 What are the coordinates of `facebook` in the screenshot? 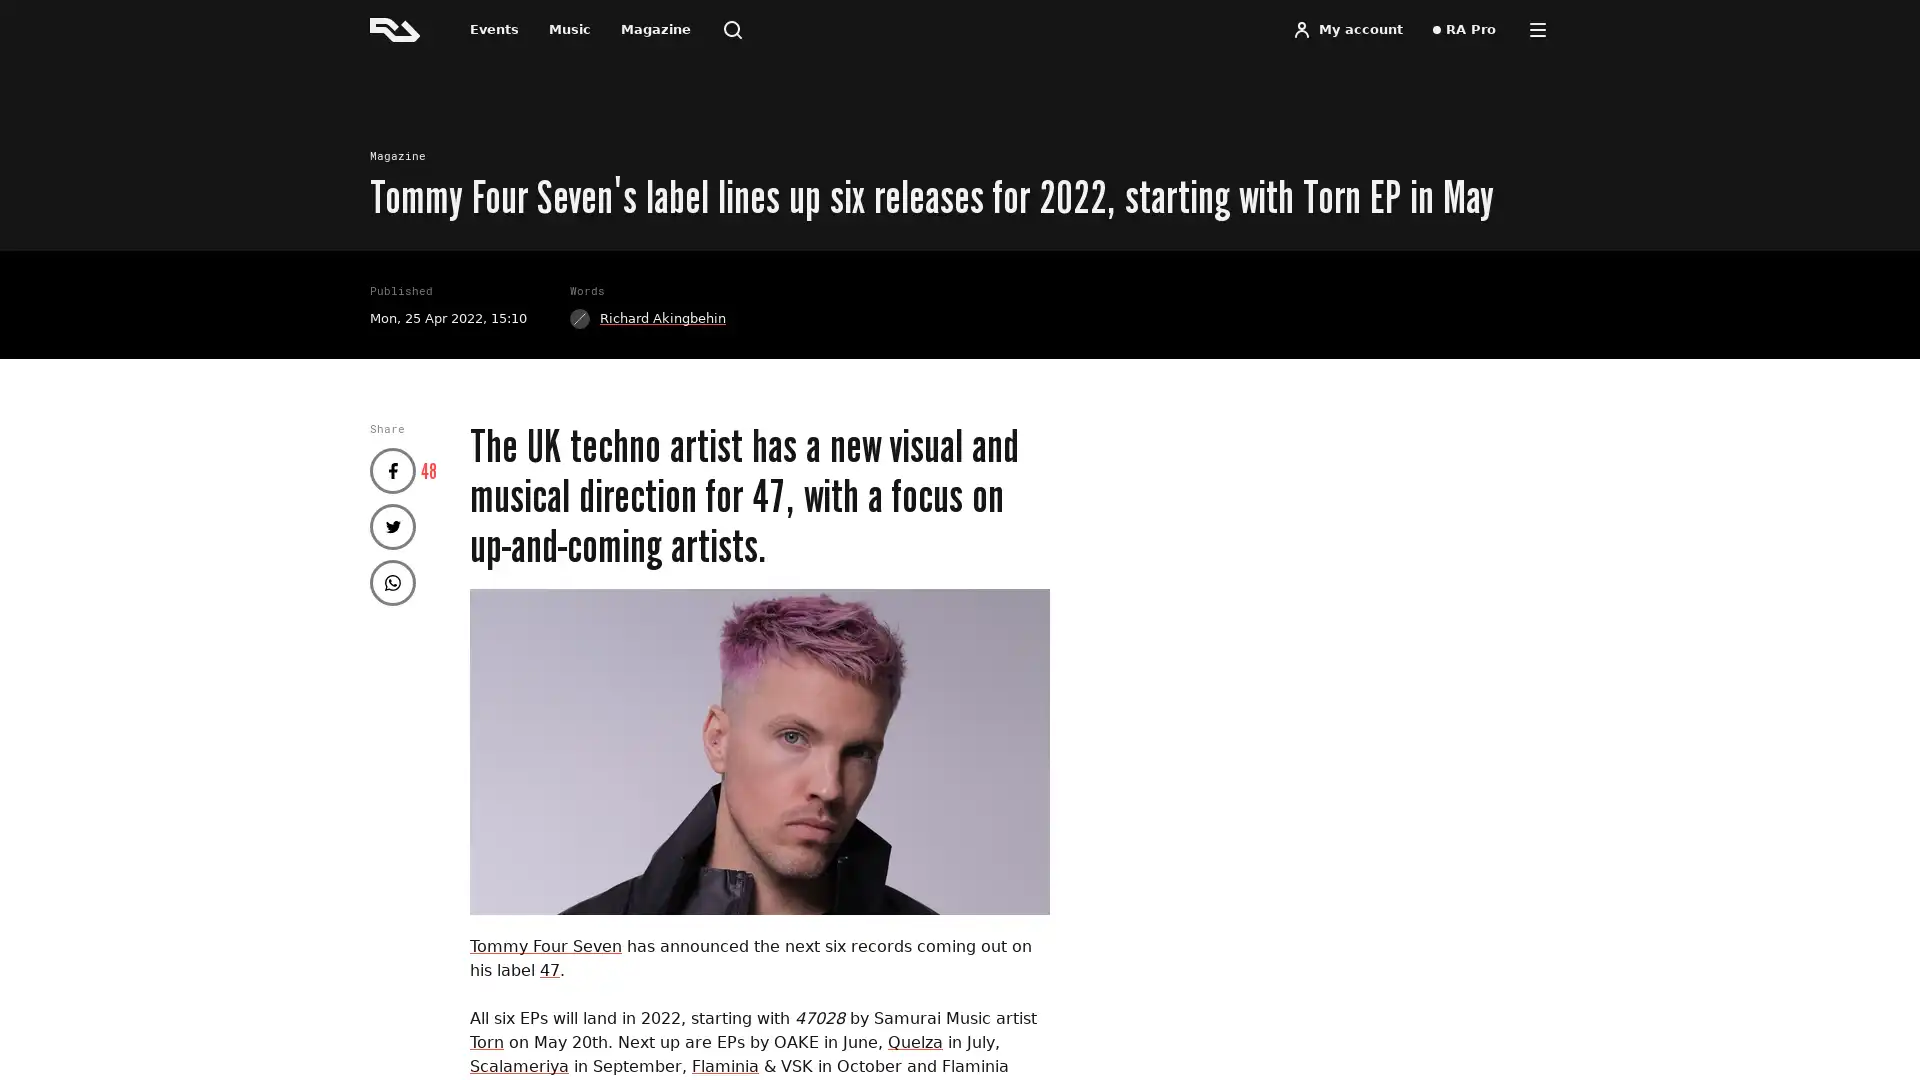 It's located at (393, 470).